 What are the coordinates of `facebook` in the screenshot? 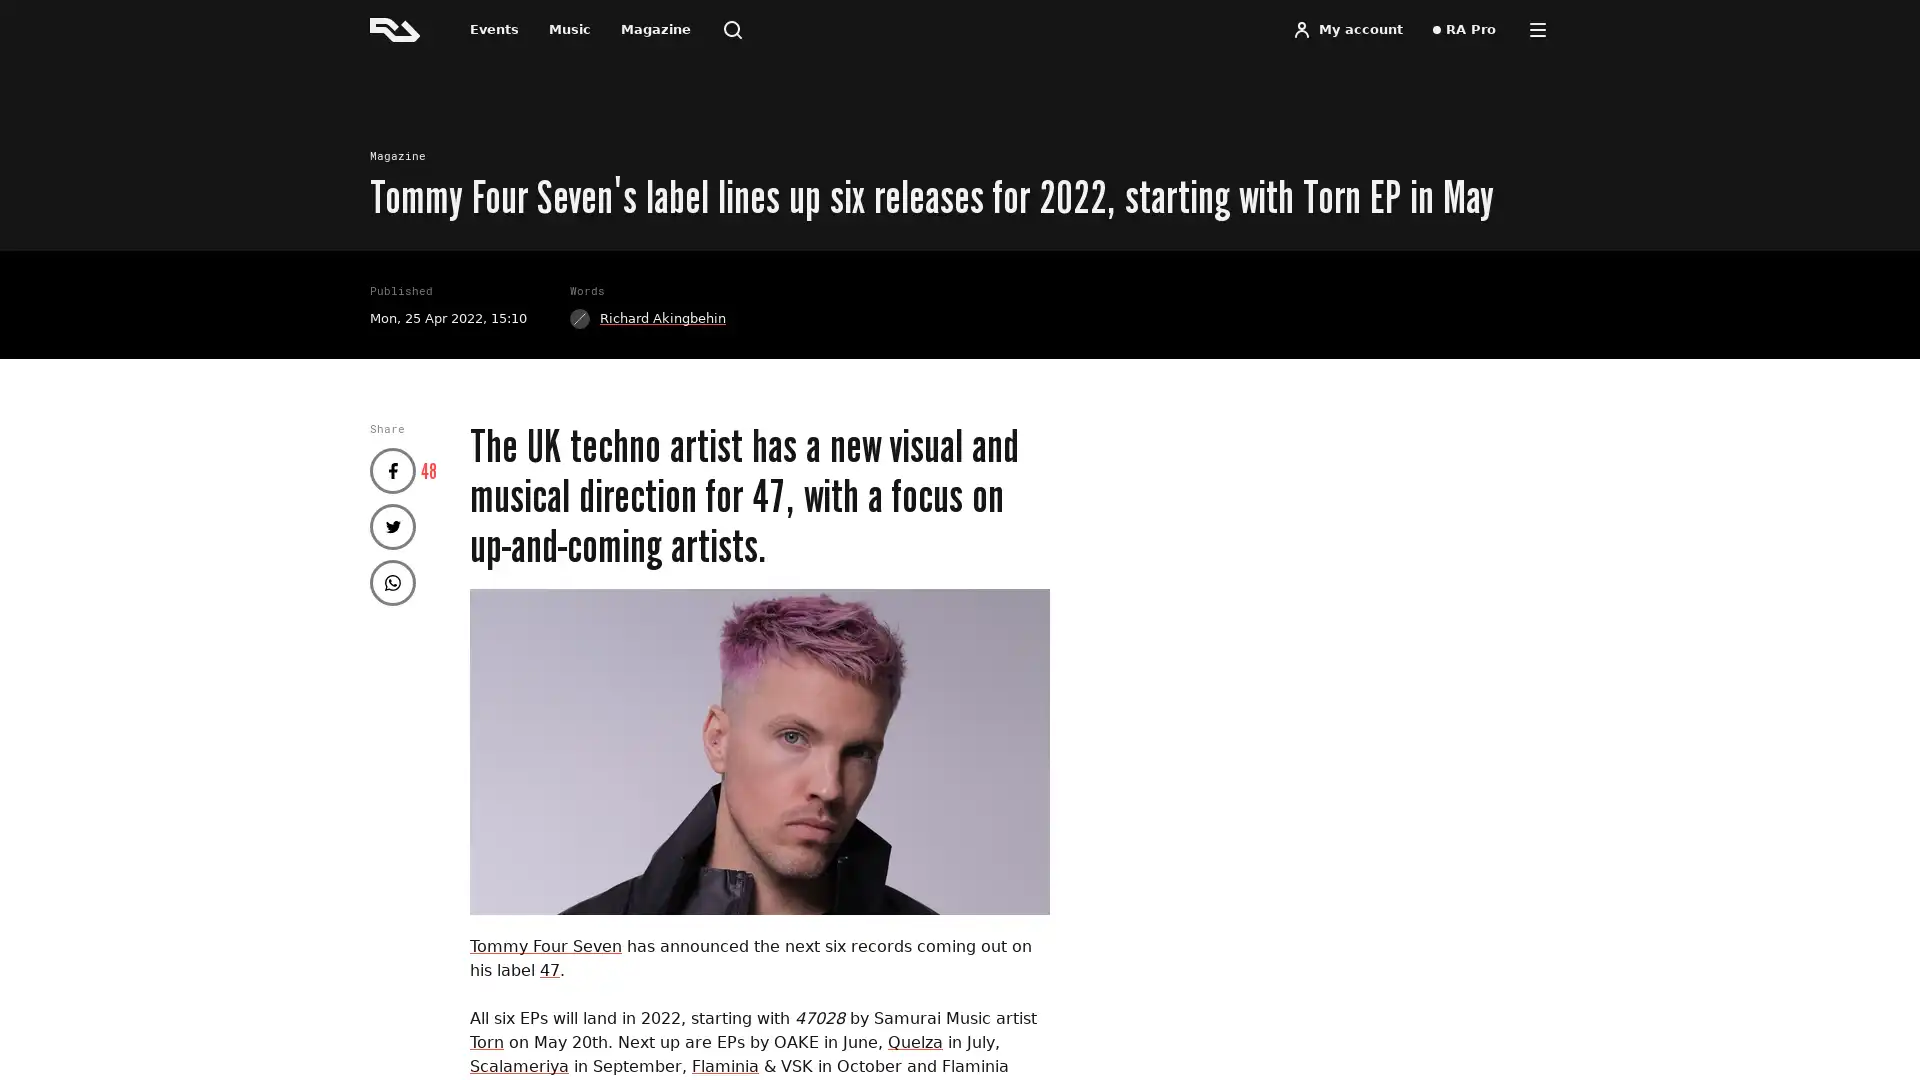 It's located at (393, 470).